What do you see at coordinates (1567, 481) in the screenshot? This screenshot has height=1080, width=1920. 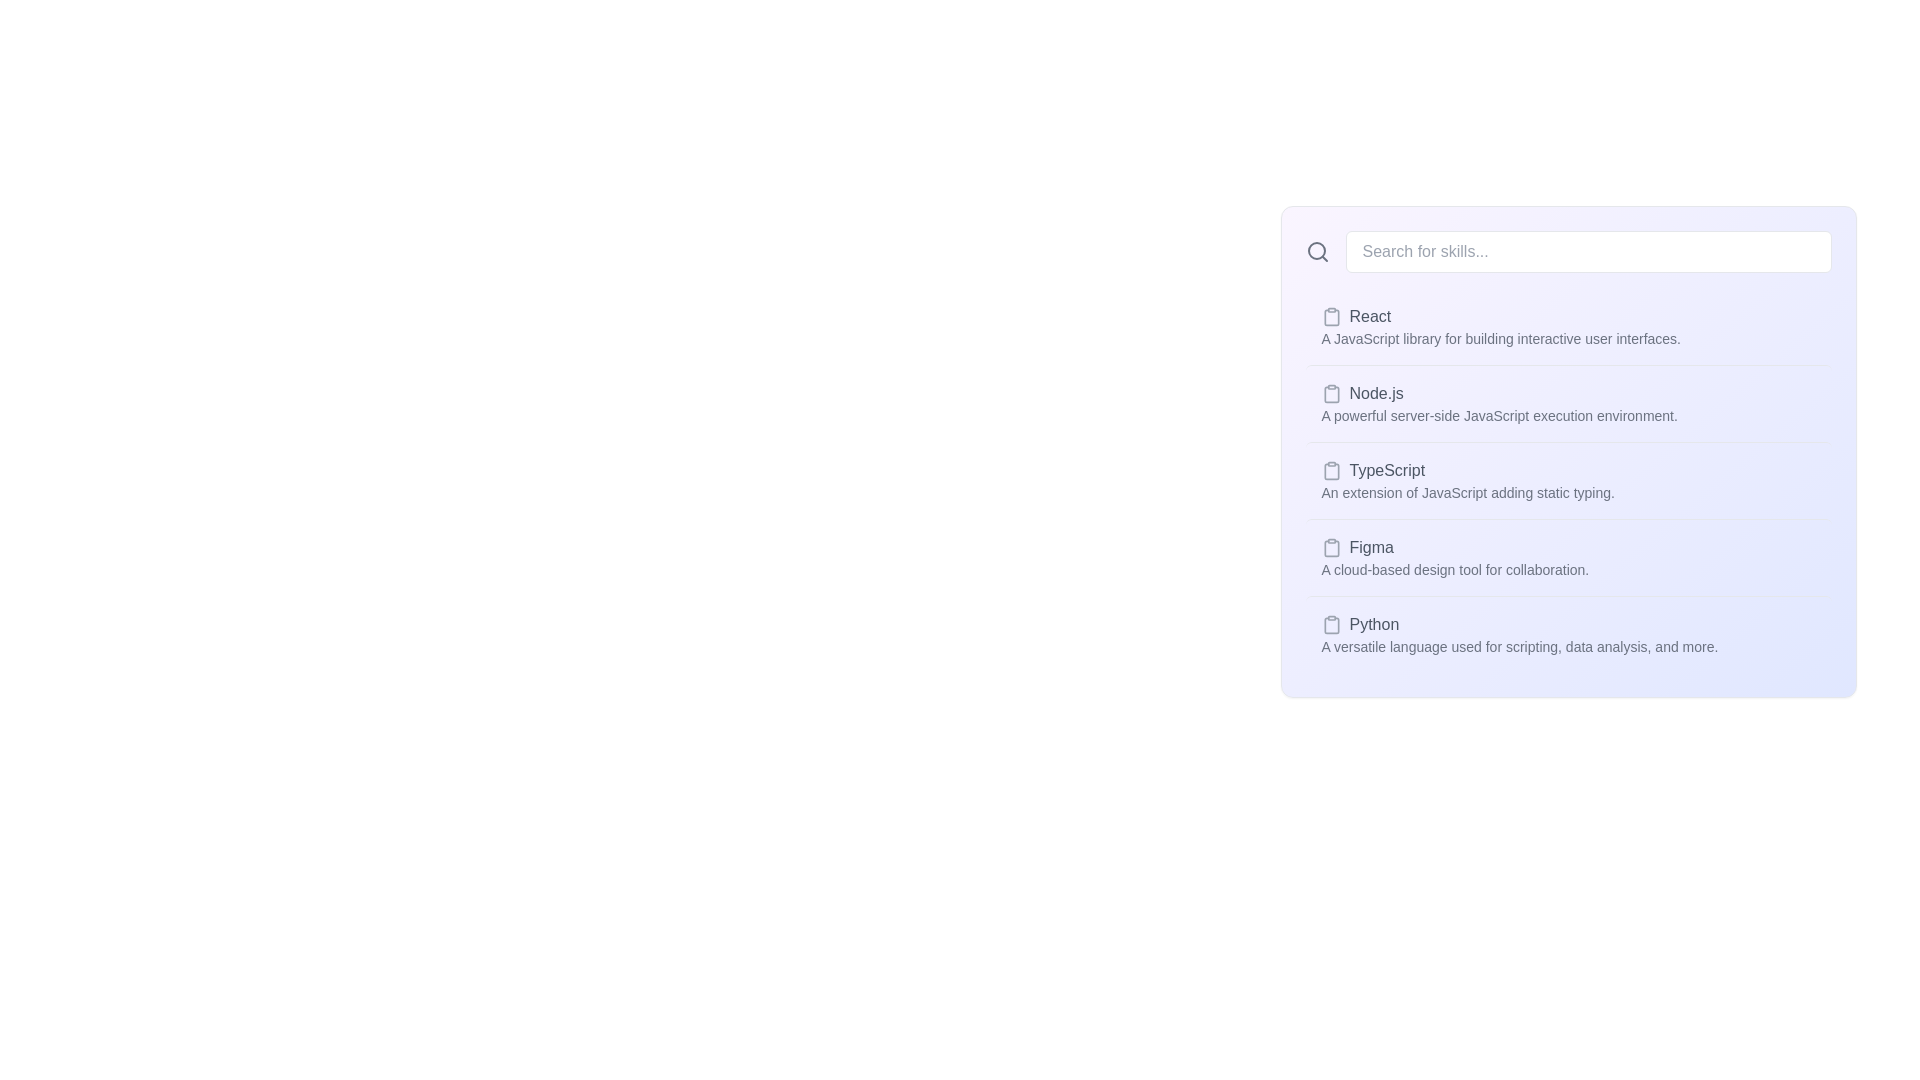 I see `the 'TypeScript' list item, which is the third item in a vertically stacked list` at bounding box center [1567, 481].